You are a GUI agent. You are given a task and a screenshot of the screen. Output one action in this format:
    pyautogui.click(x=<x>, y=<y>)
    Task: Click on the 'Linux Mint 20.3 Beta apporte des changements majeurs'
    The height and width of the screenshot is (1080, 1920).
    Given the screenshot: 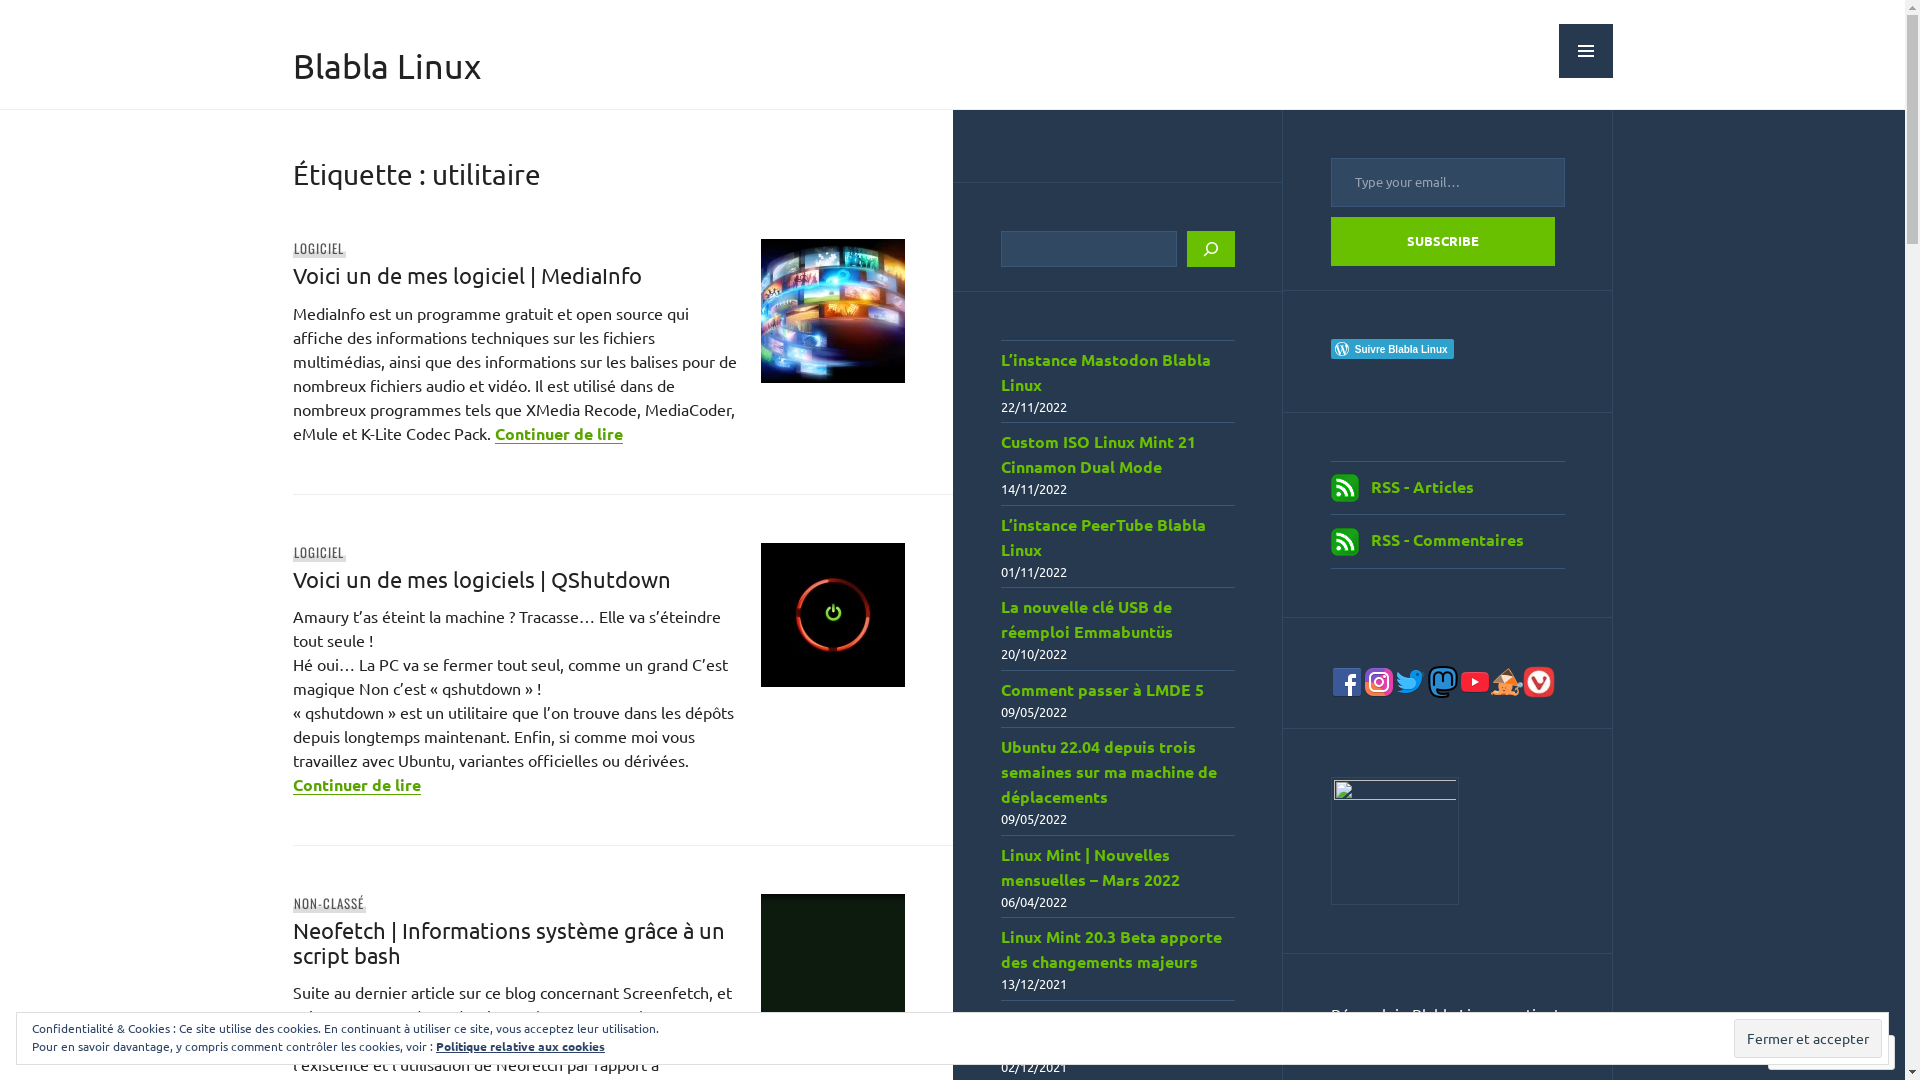 What is the action you would take?
    pyautogui.click(x=1109, y=947)
    